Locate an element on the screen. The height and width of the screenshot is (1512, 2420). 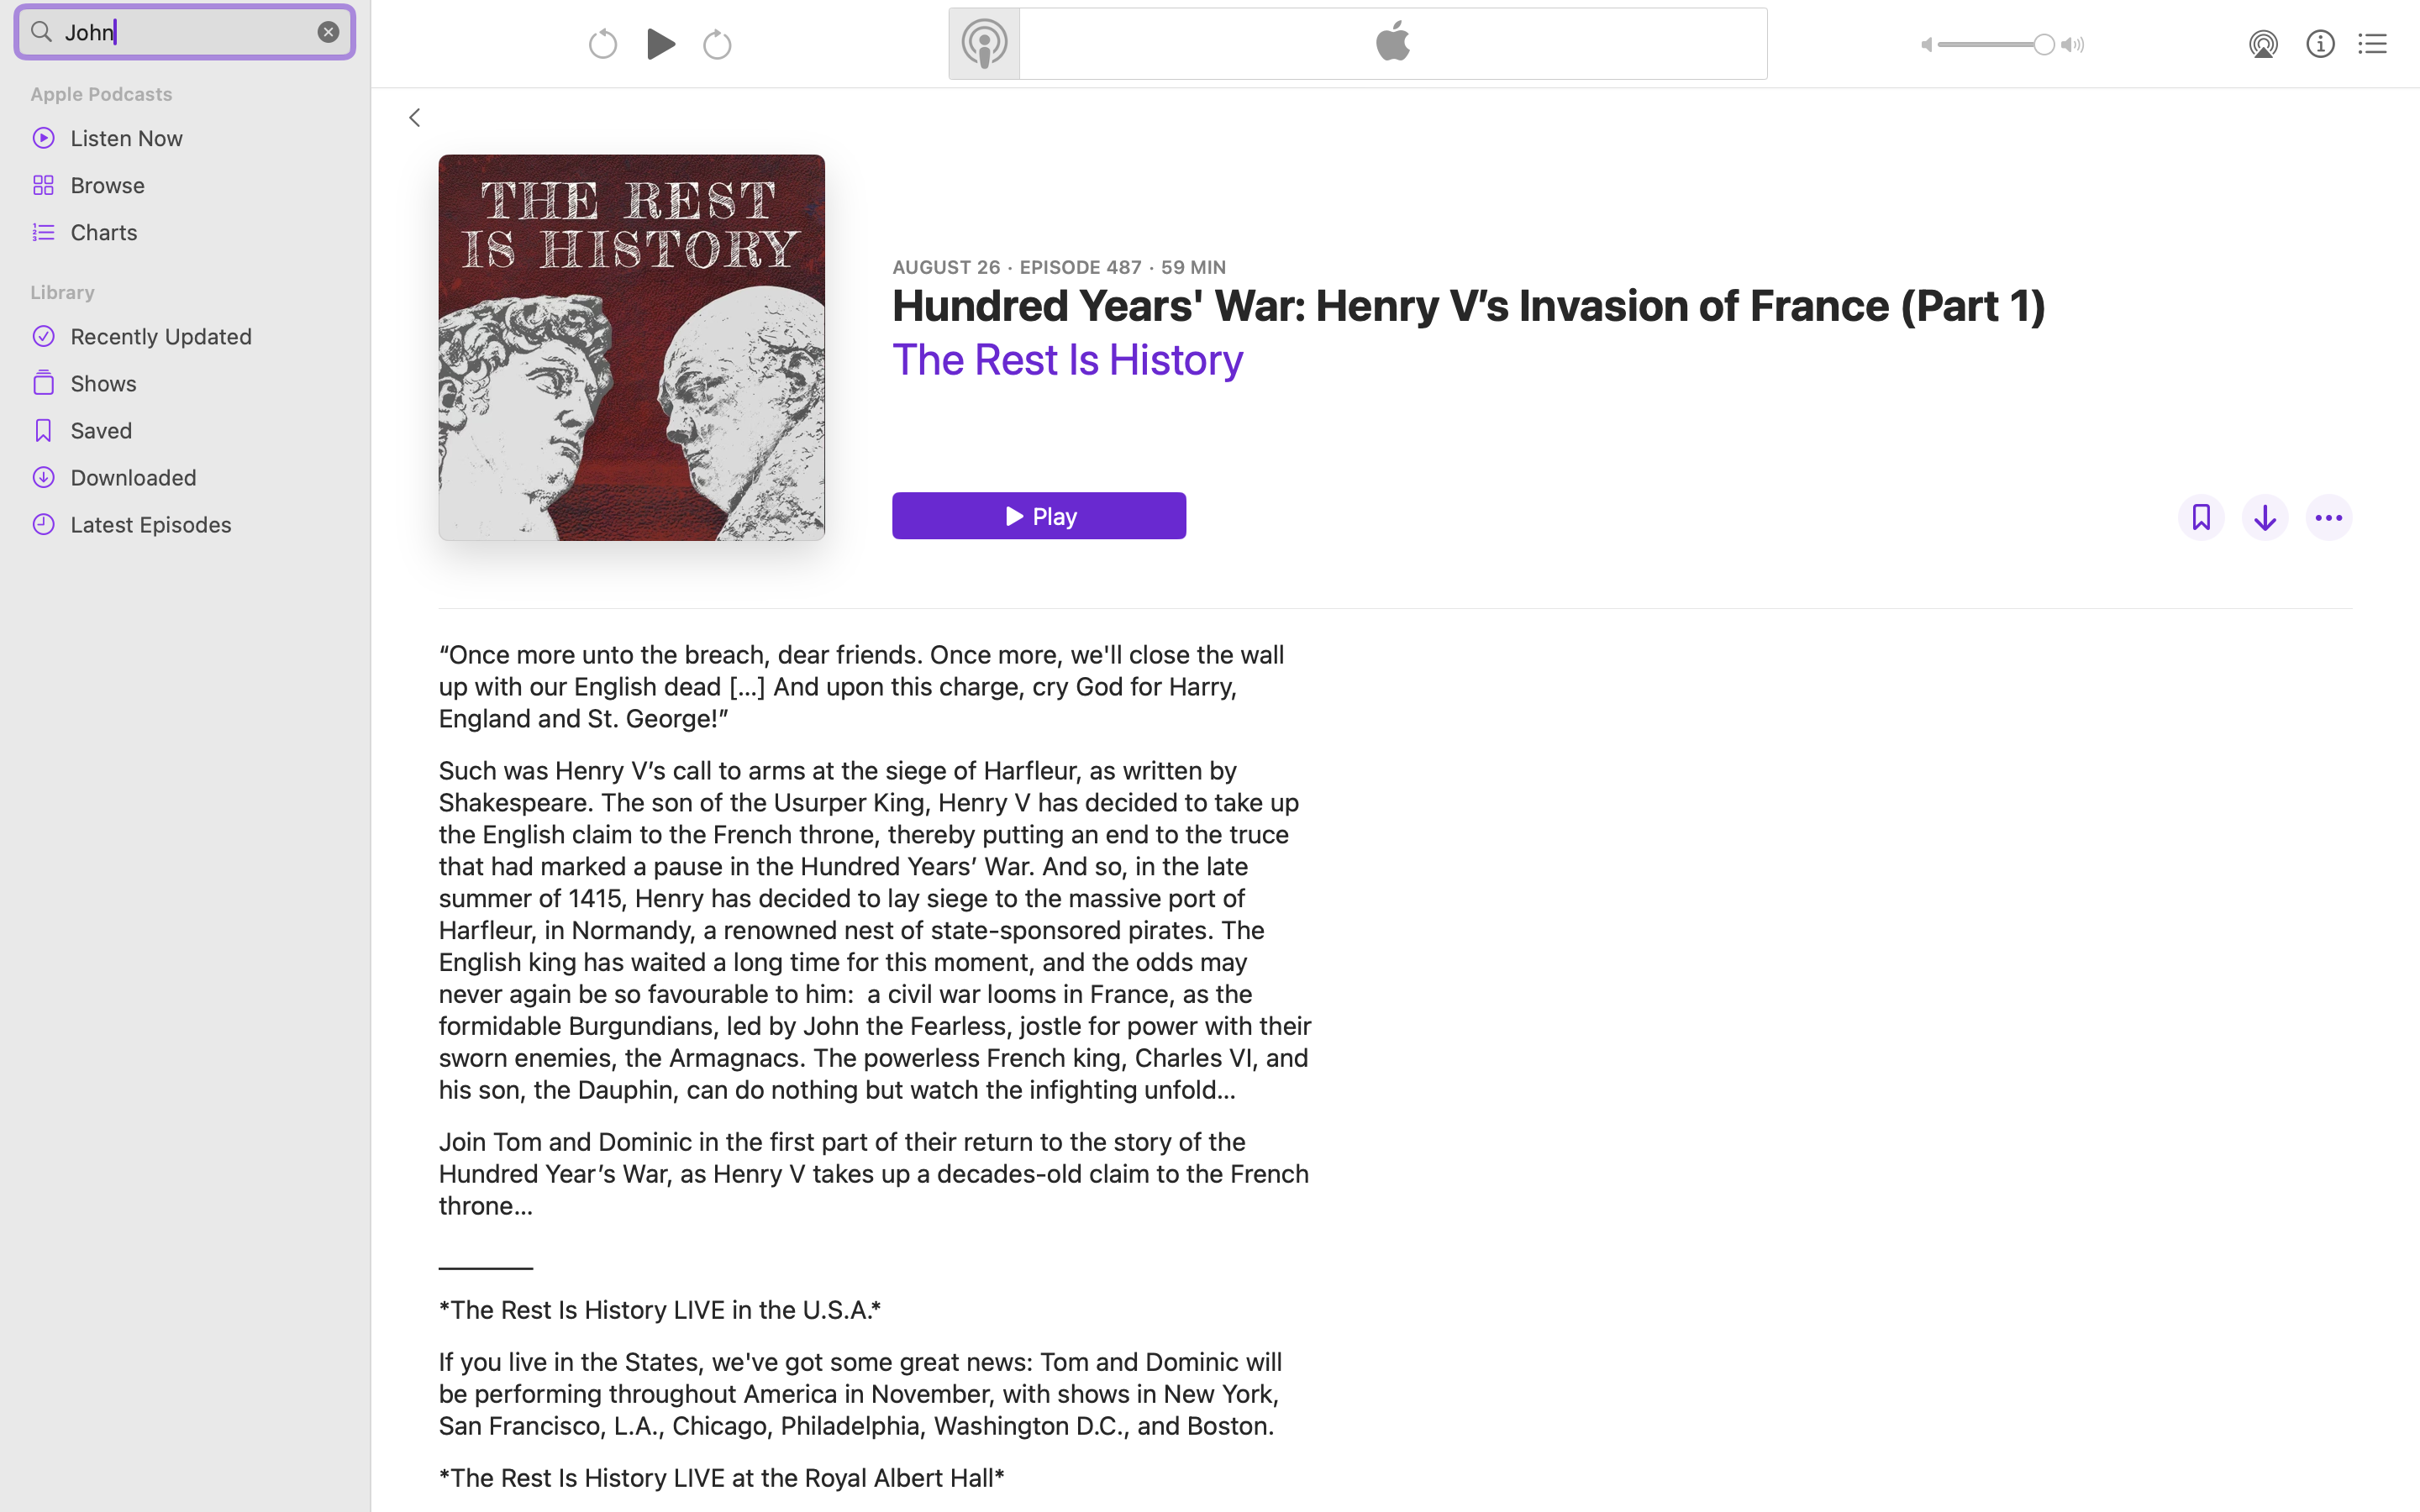
'John' is located at coordinates (185, 30).